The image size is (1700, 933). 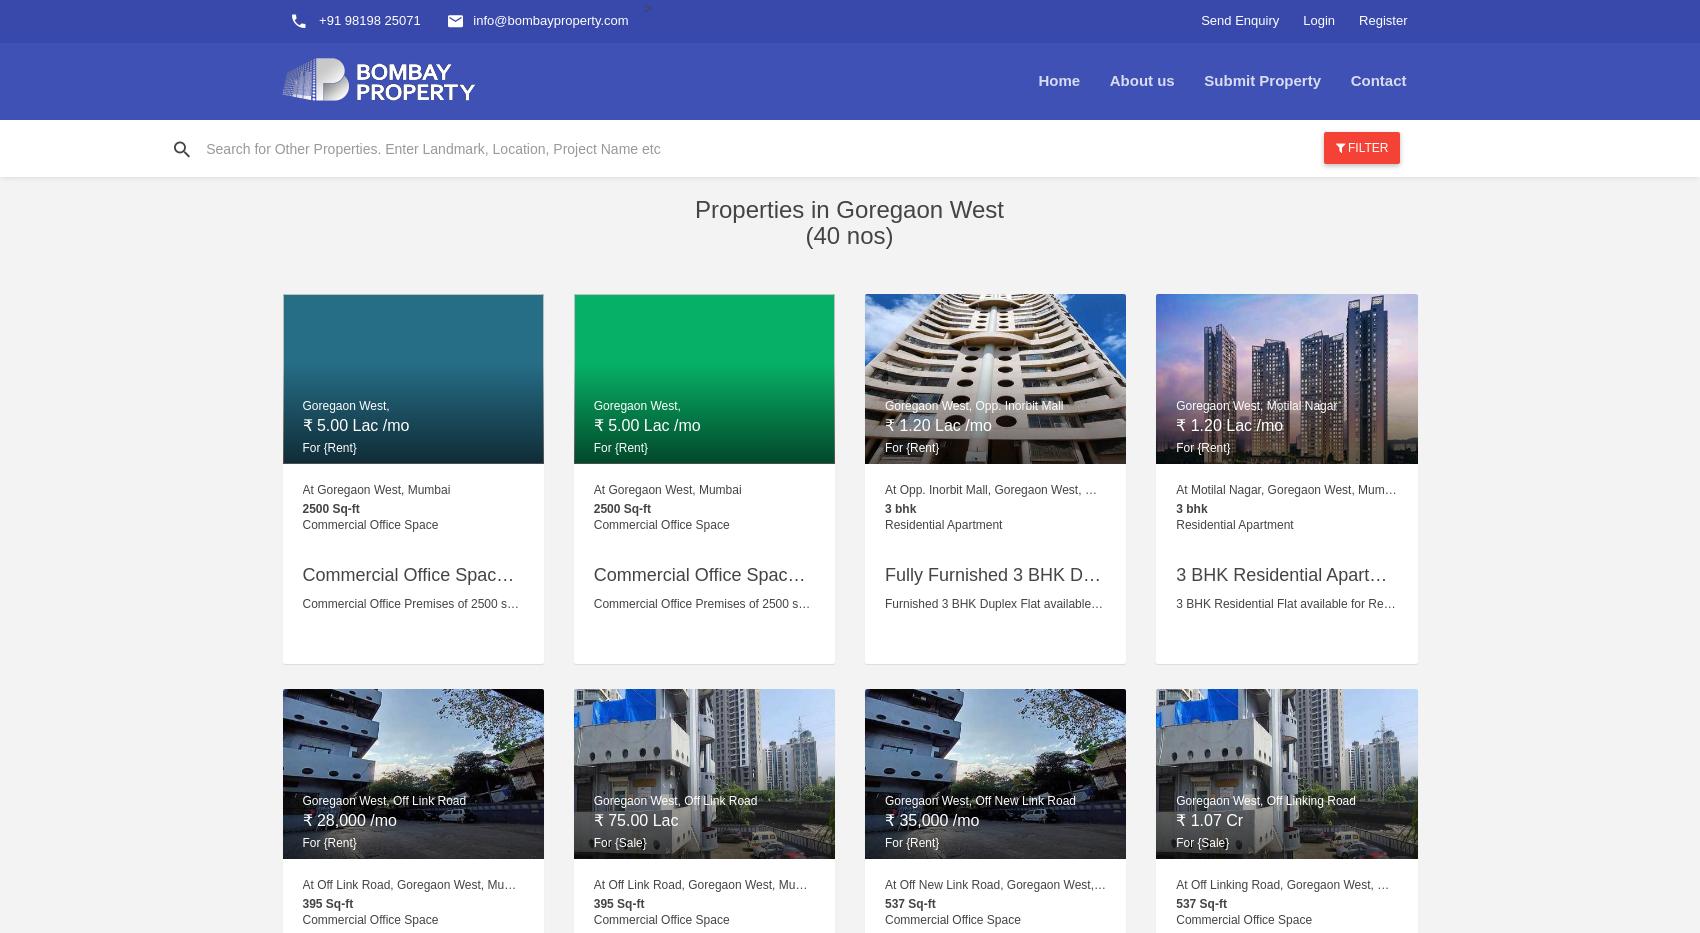 I want to click on '>', so click(x=647, y=7).